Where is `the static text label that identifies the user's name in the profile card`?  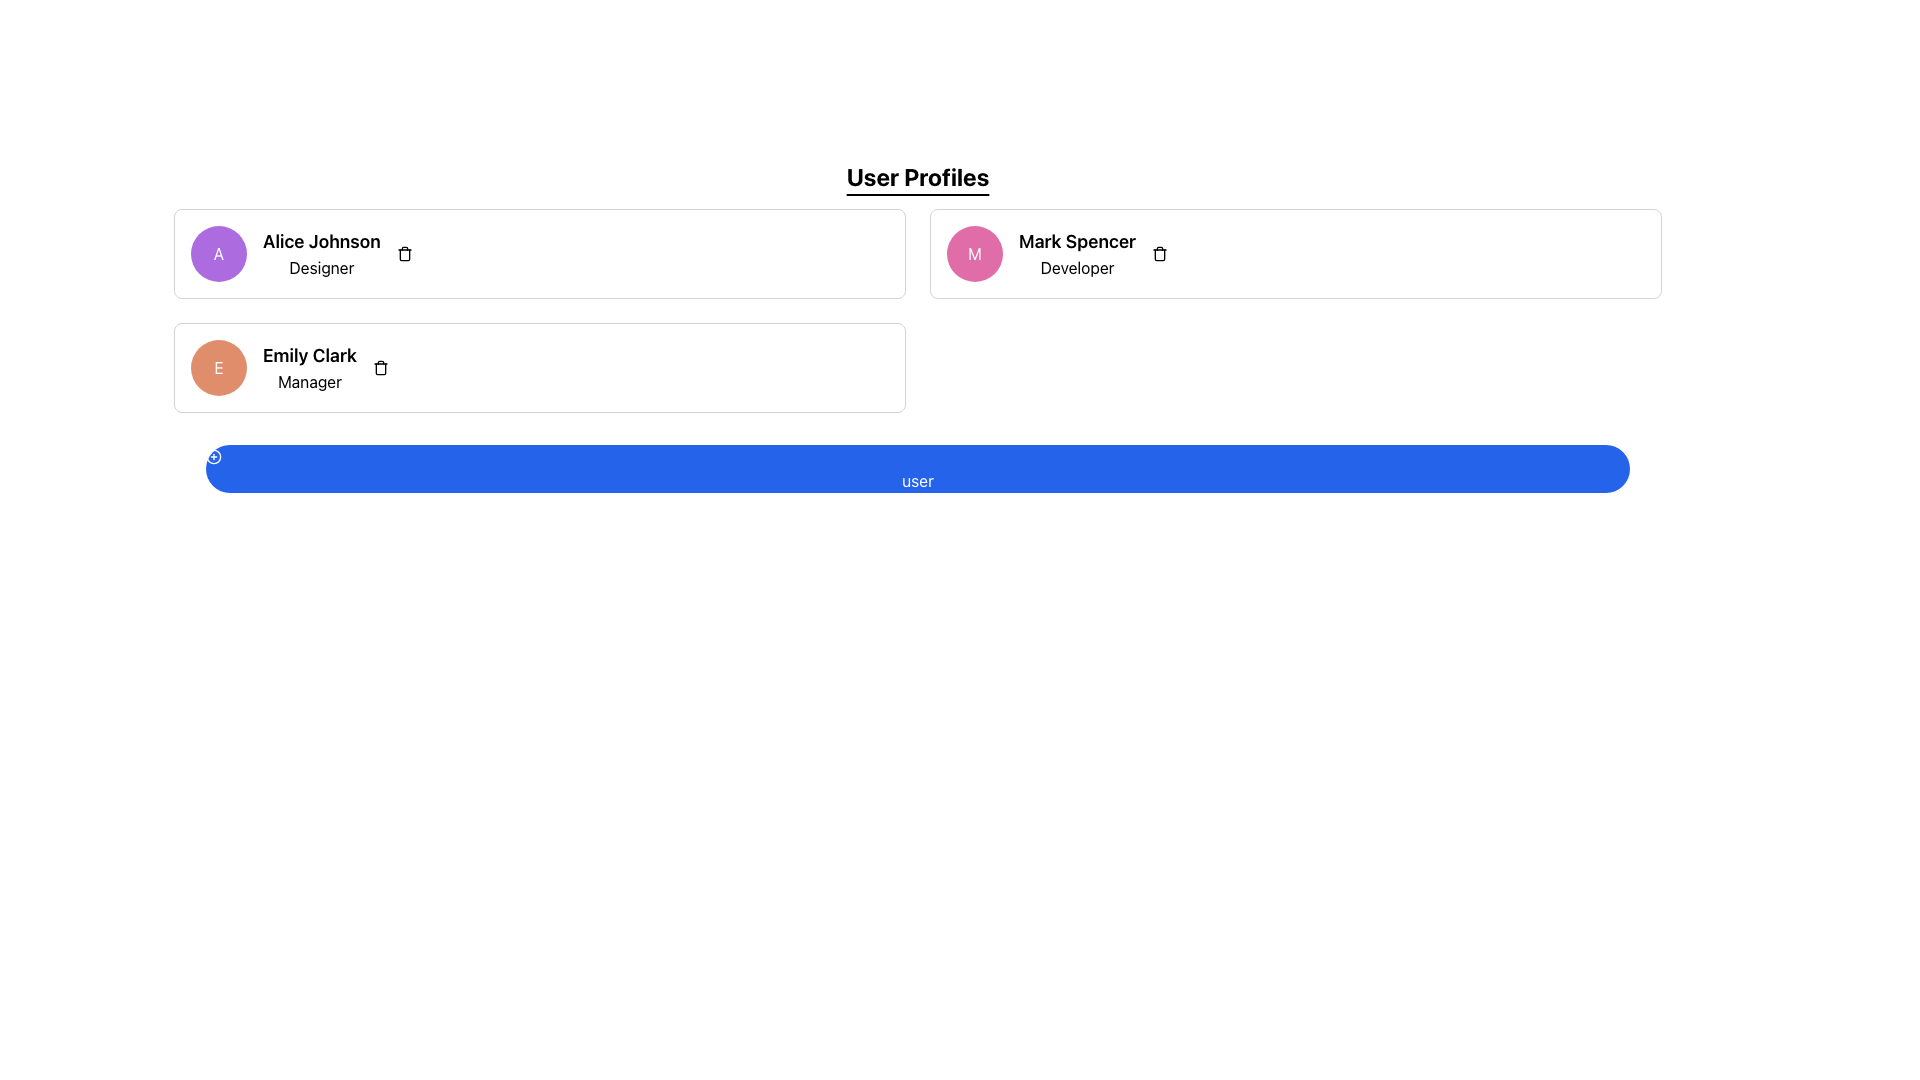 the static text label that identifies the user's name in the profile card is located at coordinates (321, 241).